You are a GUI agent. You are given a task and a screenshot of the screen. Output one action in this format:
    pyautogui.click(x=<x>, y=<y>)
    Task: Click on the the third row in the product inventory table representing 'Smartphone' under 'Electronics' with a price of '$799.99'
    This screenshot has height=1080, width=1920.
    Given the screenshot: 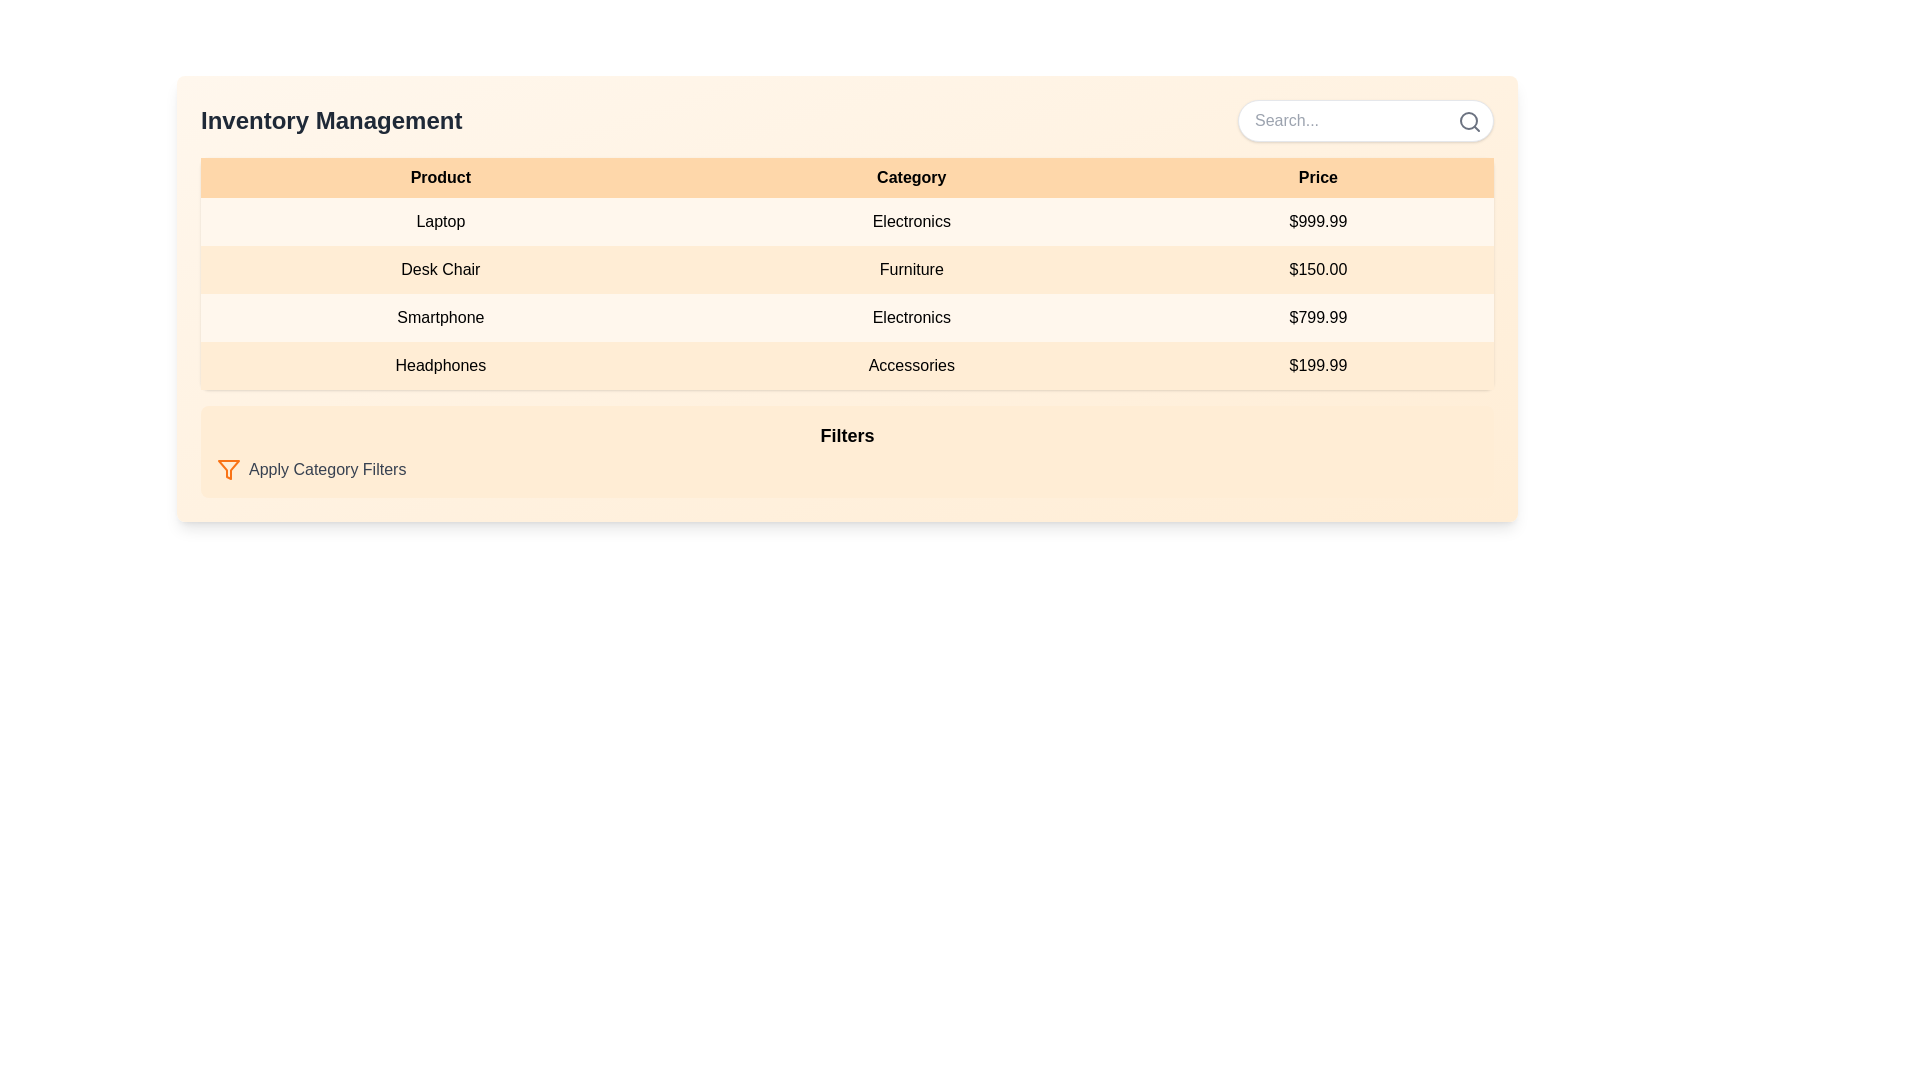 What is the action you would take?
    pyautogui.click(x=847, y=316)
    